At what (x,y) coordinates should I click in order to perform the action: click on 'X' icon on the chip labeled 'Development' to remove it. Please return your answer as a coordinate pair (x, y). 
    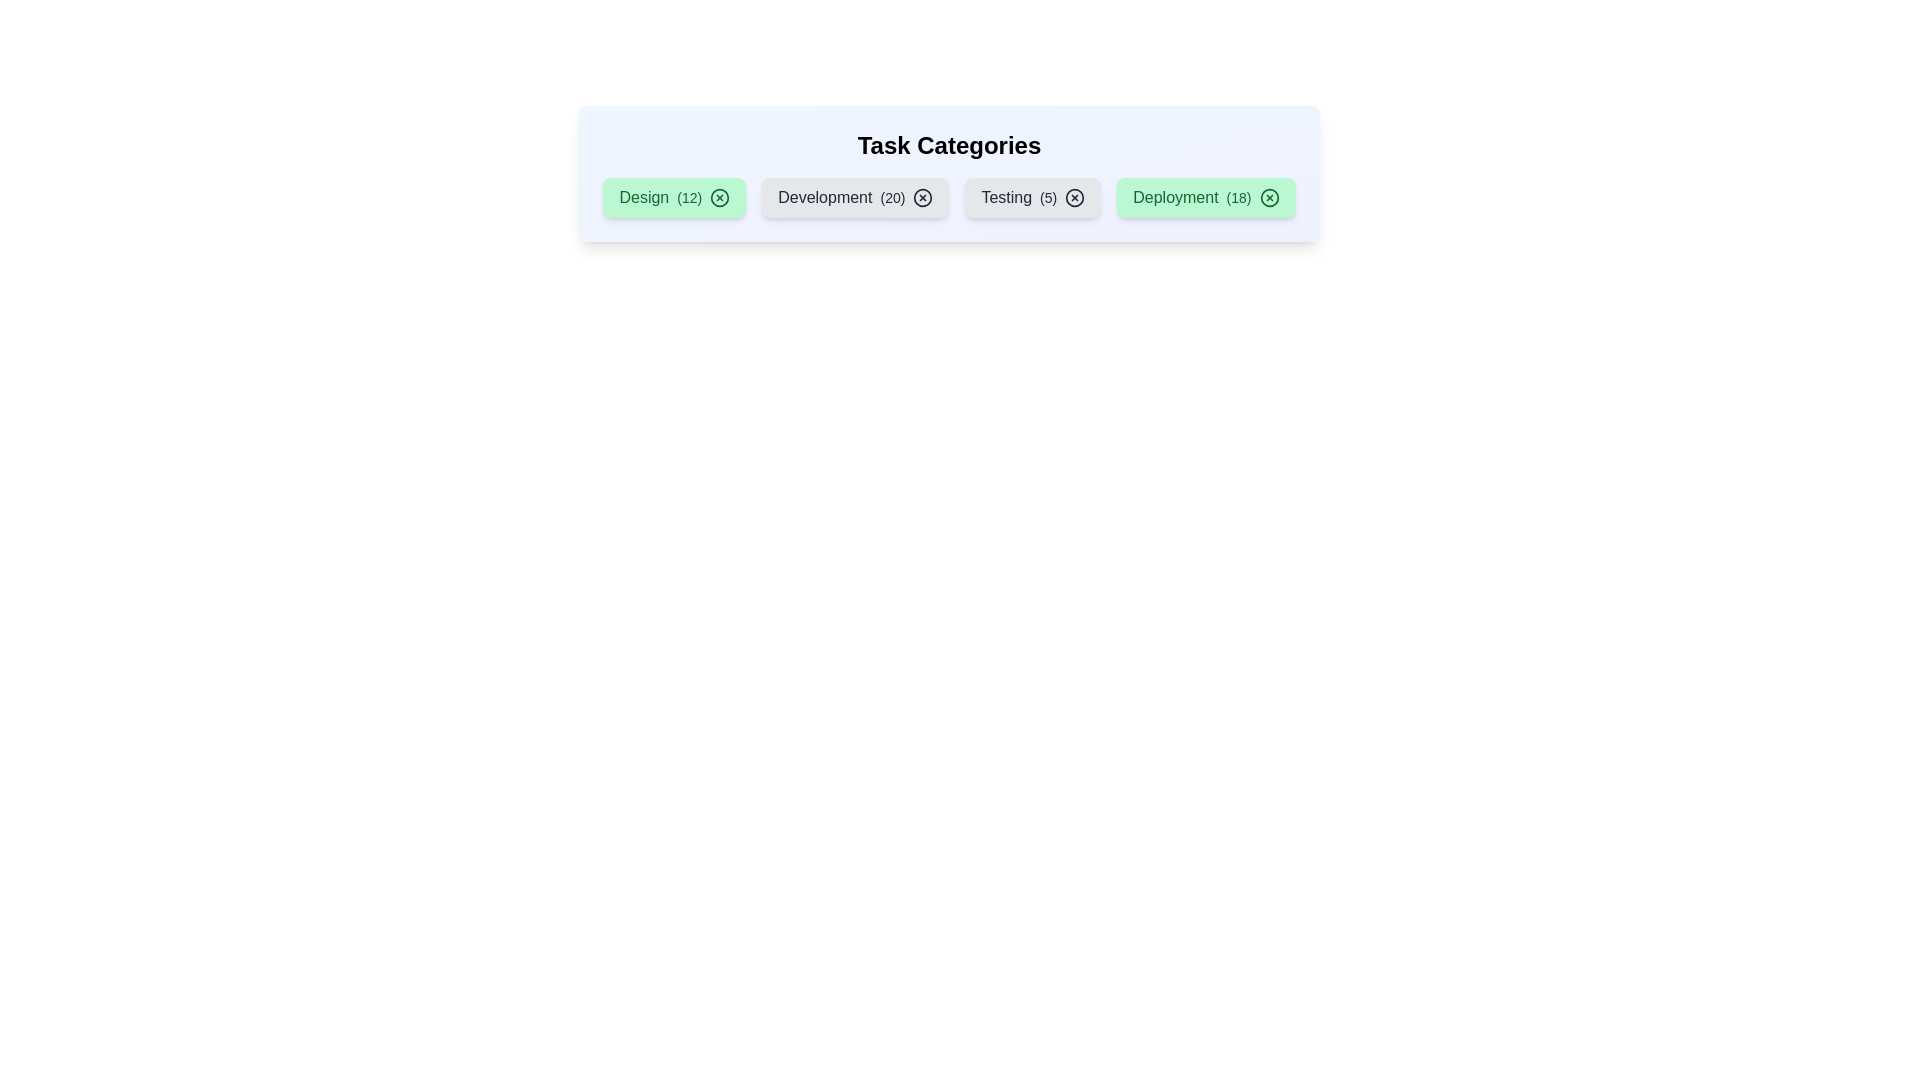
    Looking at the image, I should click on (922, 197).